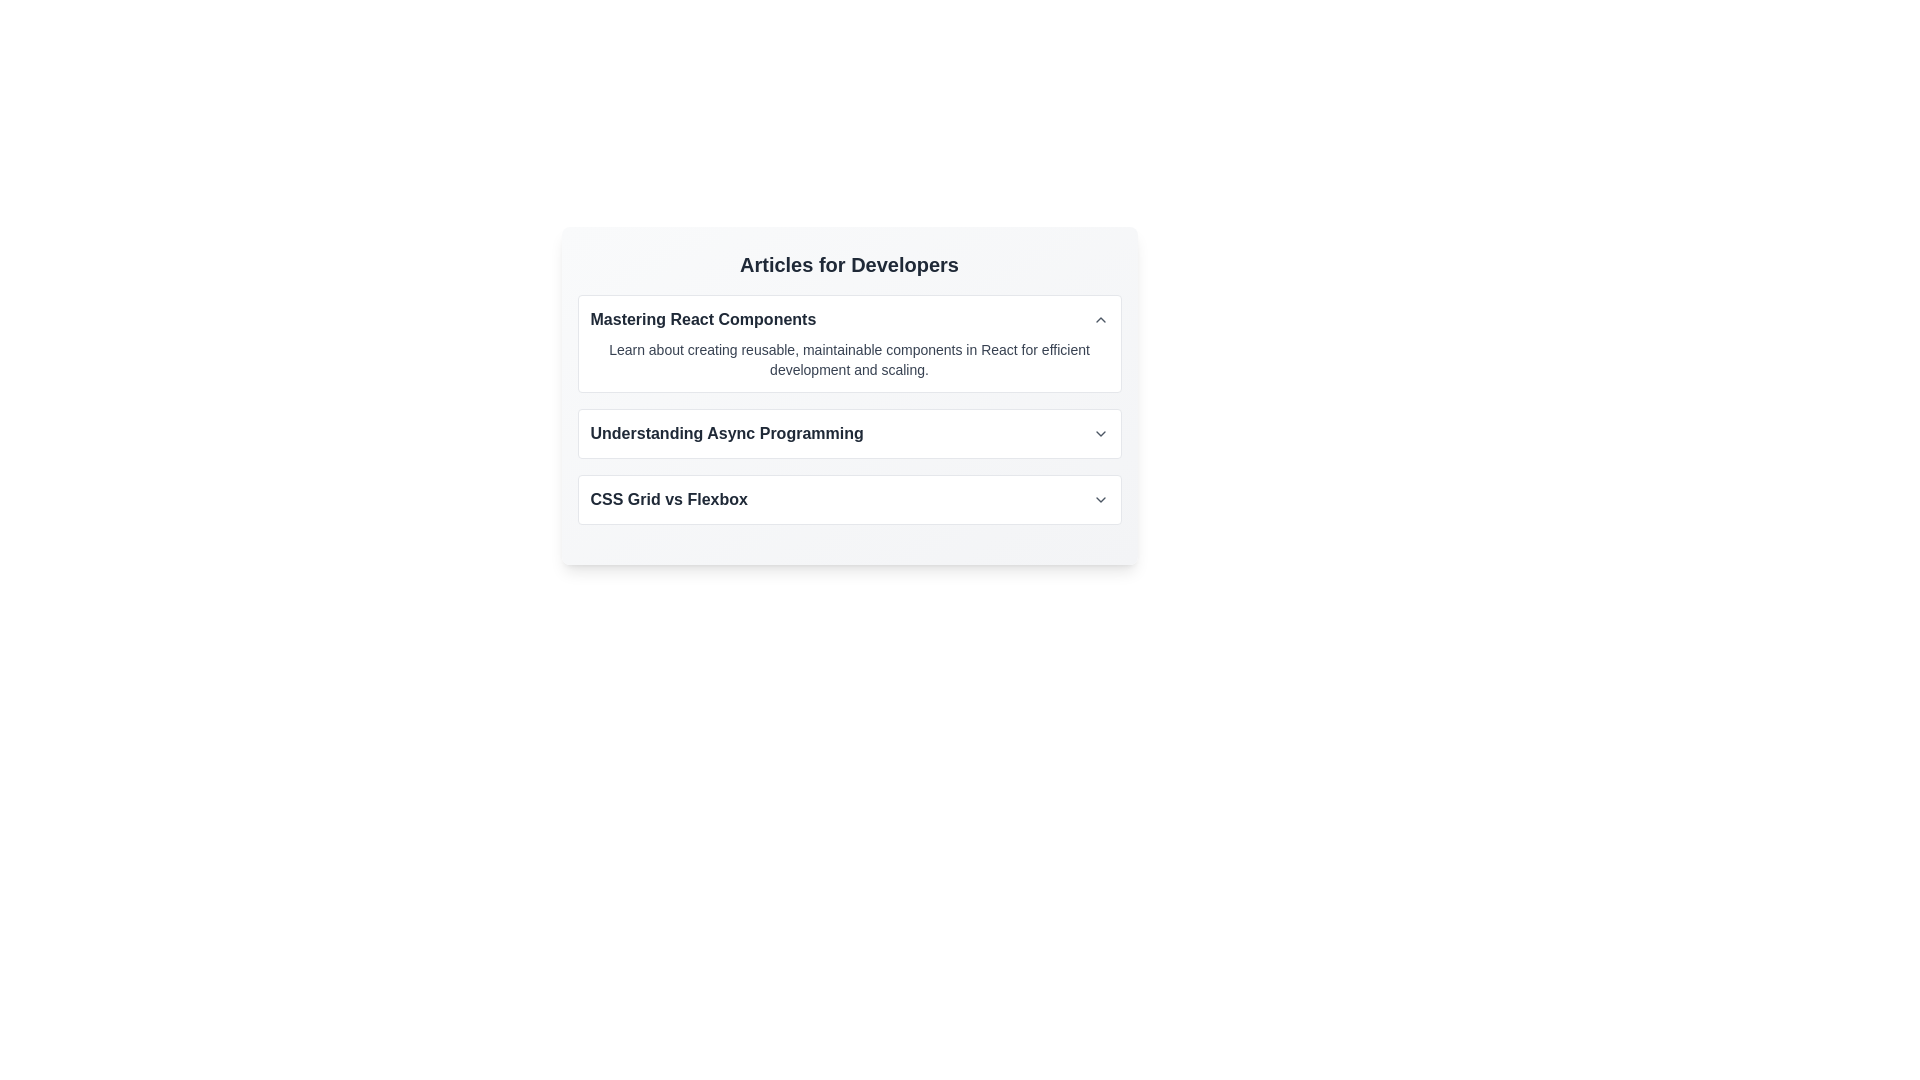 The image size is (1920, 1080). Describe the element at coordinates (703, 319) in the screenshot. I see `text label that serves as a heading for an expandable section about mastering React components, positioned in the 'Articles for Developers' section, above the entry 'Understanding Async Programming'` at that location.